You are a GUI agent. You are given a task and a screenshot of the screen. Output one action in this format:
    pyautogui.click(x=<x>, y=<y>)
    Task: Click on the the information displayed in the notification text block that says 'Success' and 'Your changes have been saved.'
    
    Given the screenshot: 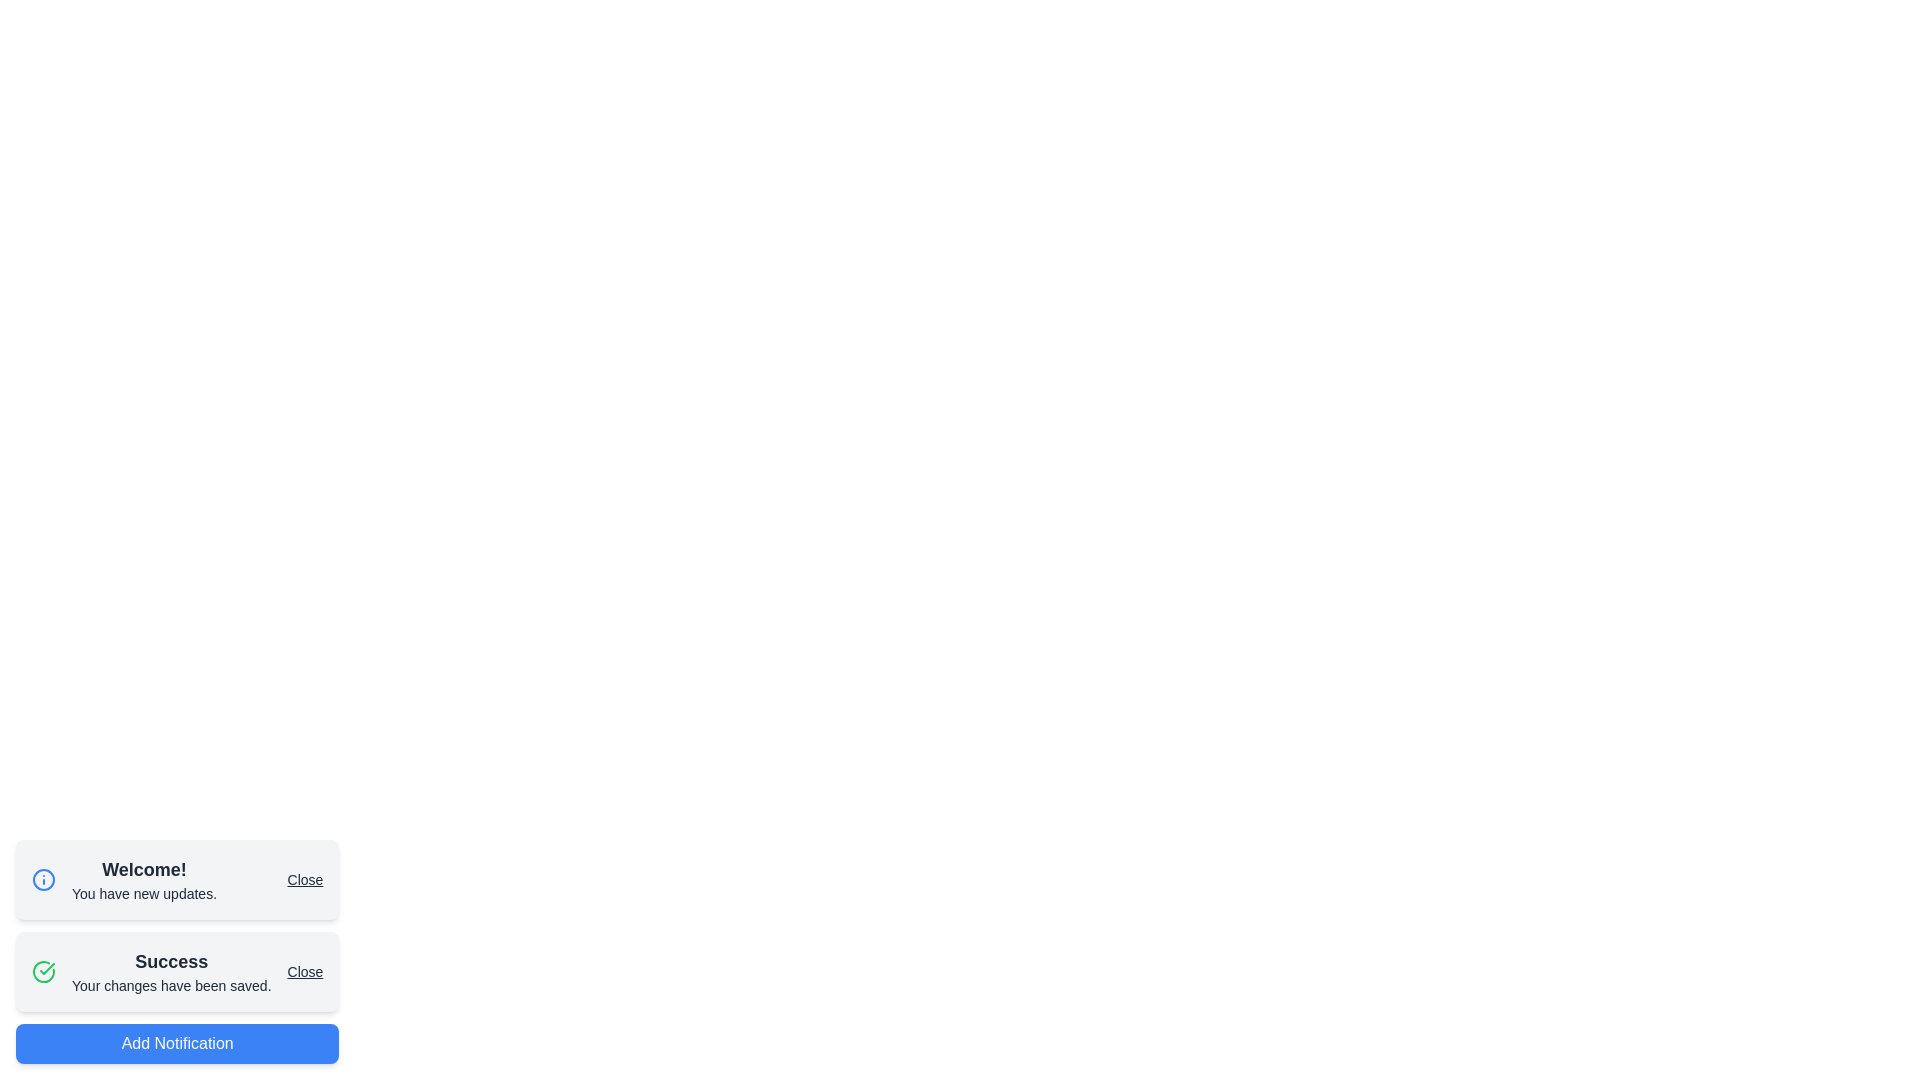 What is the action you would take?
    pyautogui.click(x=171, y=971)
    